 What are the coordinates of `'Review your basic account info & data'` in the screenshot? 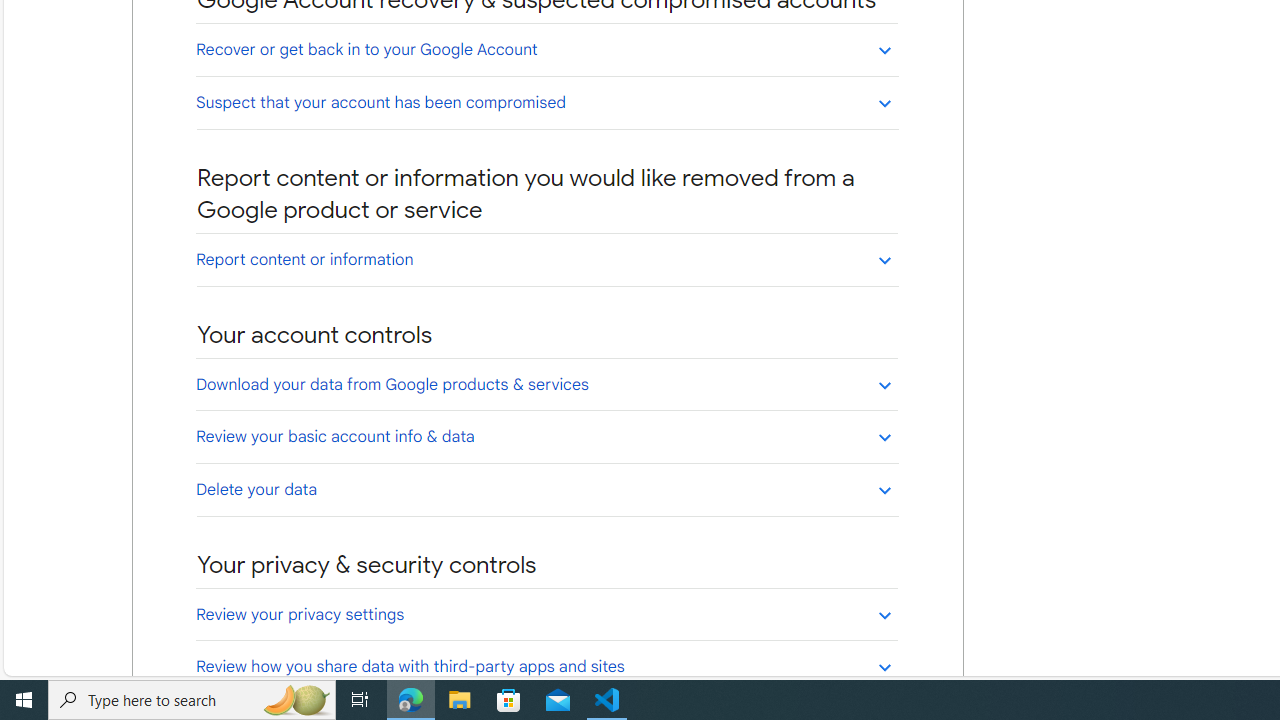 It's located at (547, 435).